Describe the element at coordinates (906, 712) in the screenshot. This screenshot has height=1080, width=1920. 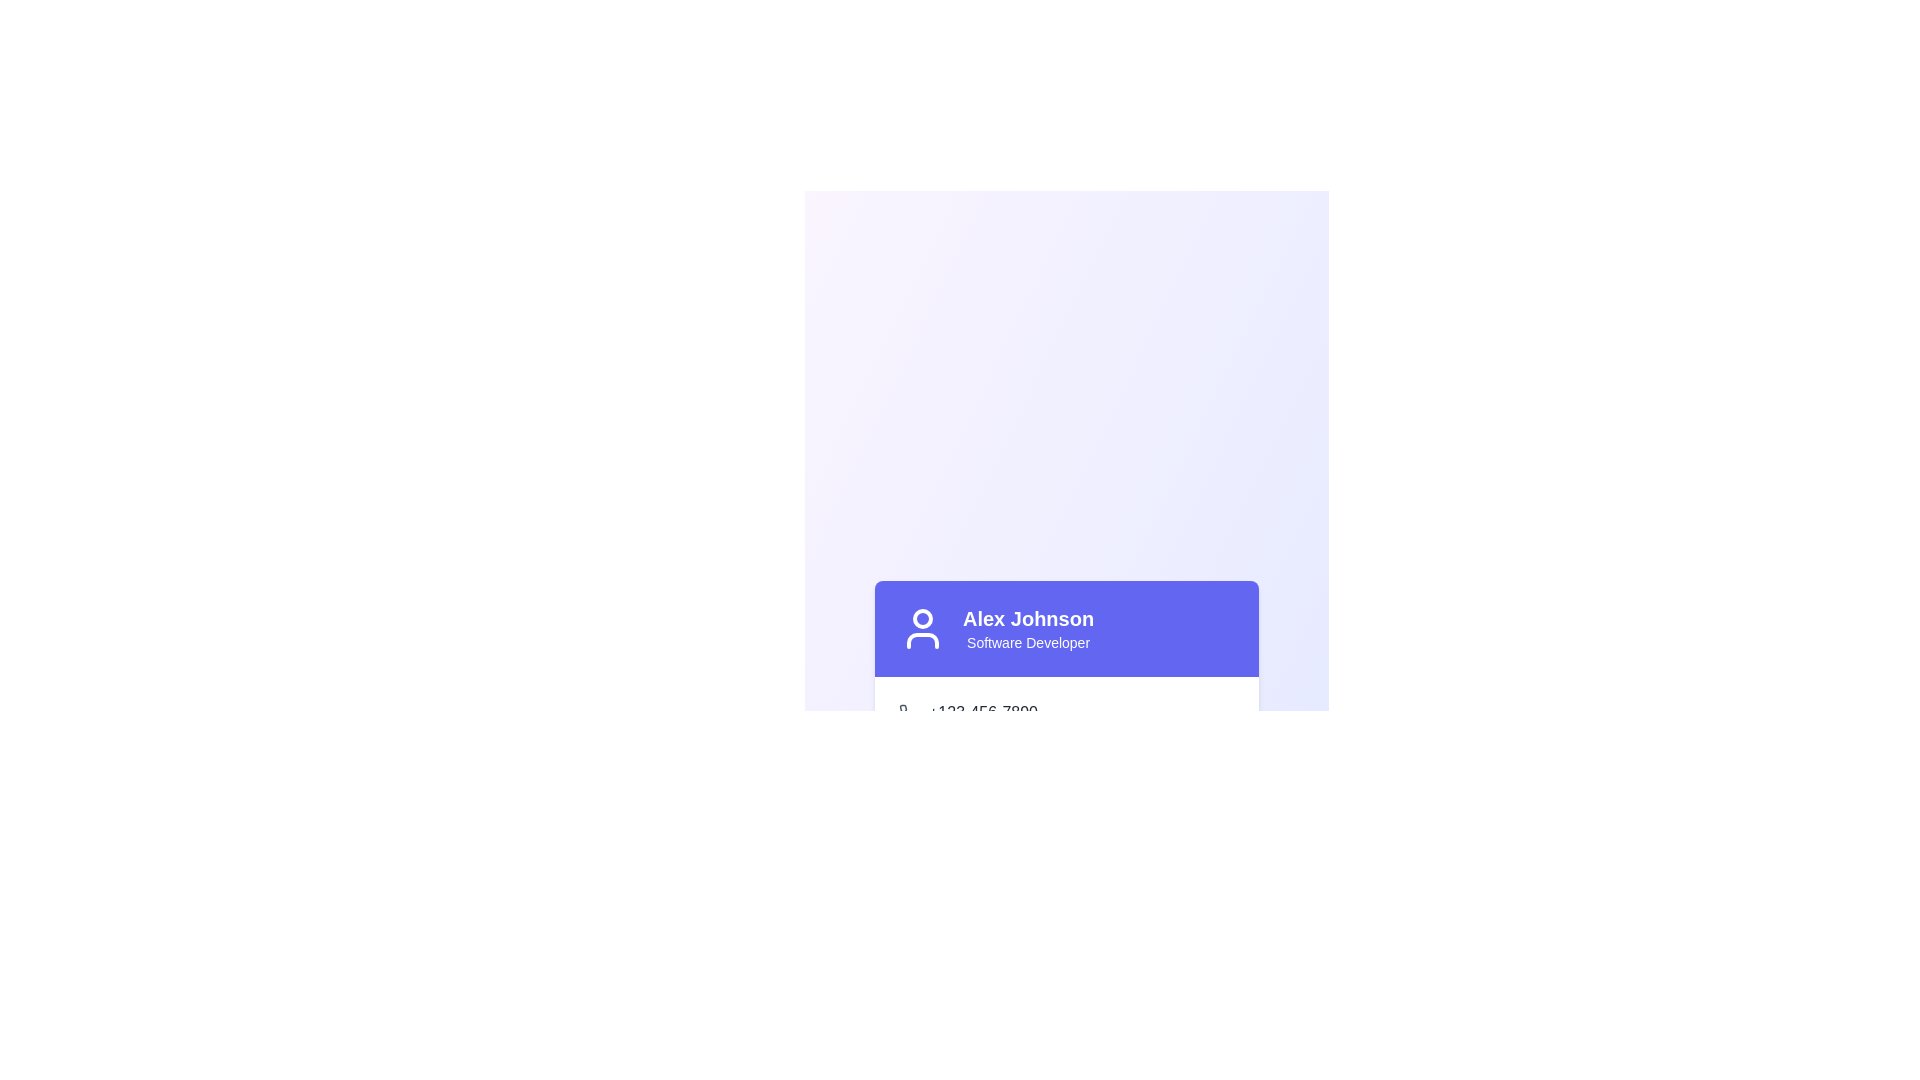
I see `the phone number indicator icon that is positioned immediately to the left of the contact phone number '+123-456-7890', serving as a graphical cue for the information presented` at that location.